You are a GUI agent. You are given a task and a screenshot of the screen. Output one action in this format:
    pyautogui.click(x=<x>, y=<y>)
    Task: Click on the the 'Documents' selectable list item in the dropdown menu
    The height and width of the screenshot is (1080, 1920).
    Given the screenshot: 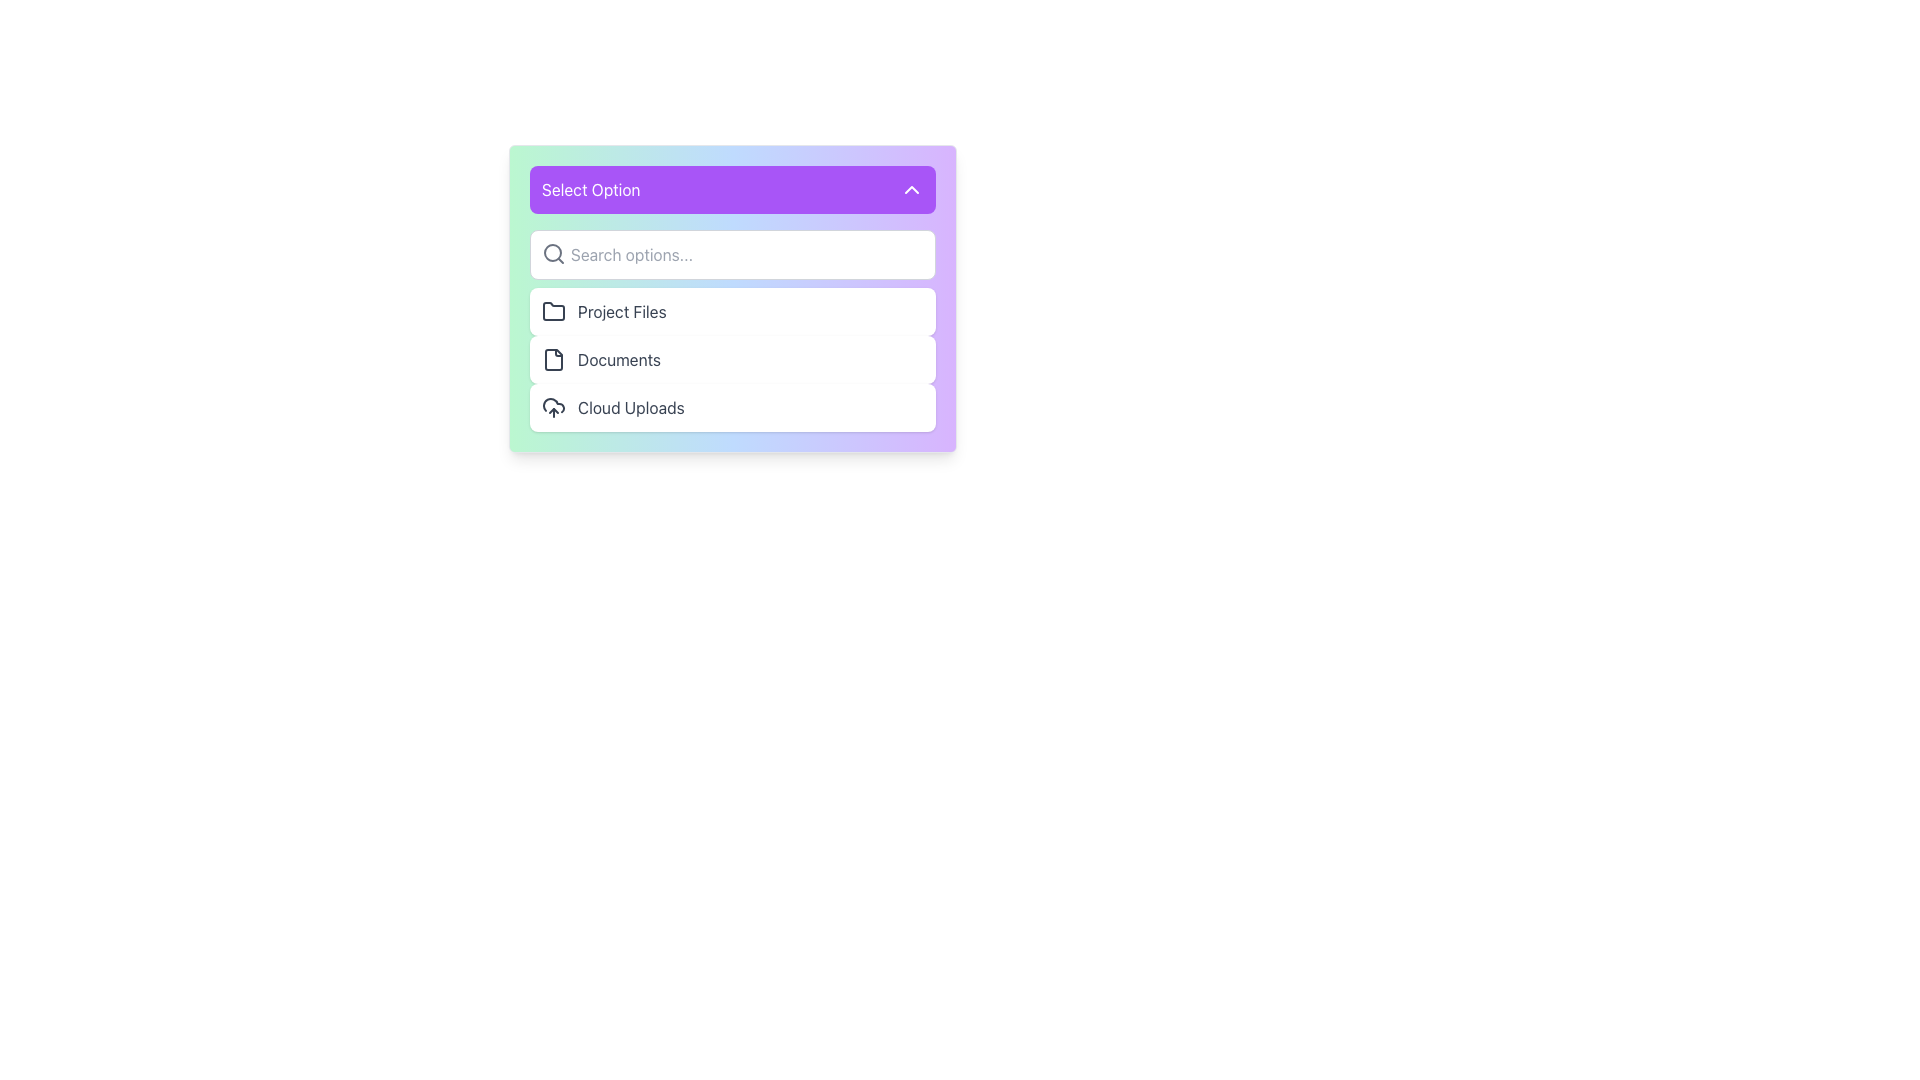 What is the action you would take?
    pyautogui.click(x=732, y=358)
    